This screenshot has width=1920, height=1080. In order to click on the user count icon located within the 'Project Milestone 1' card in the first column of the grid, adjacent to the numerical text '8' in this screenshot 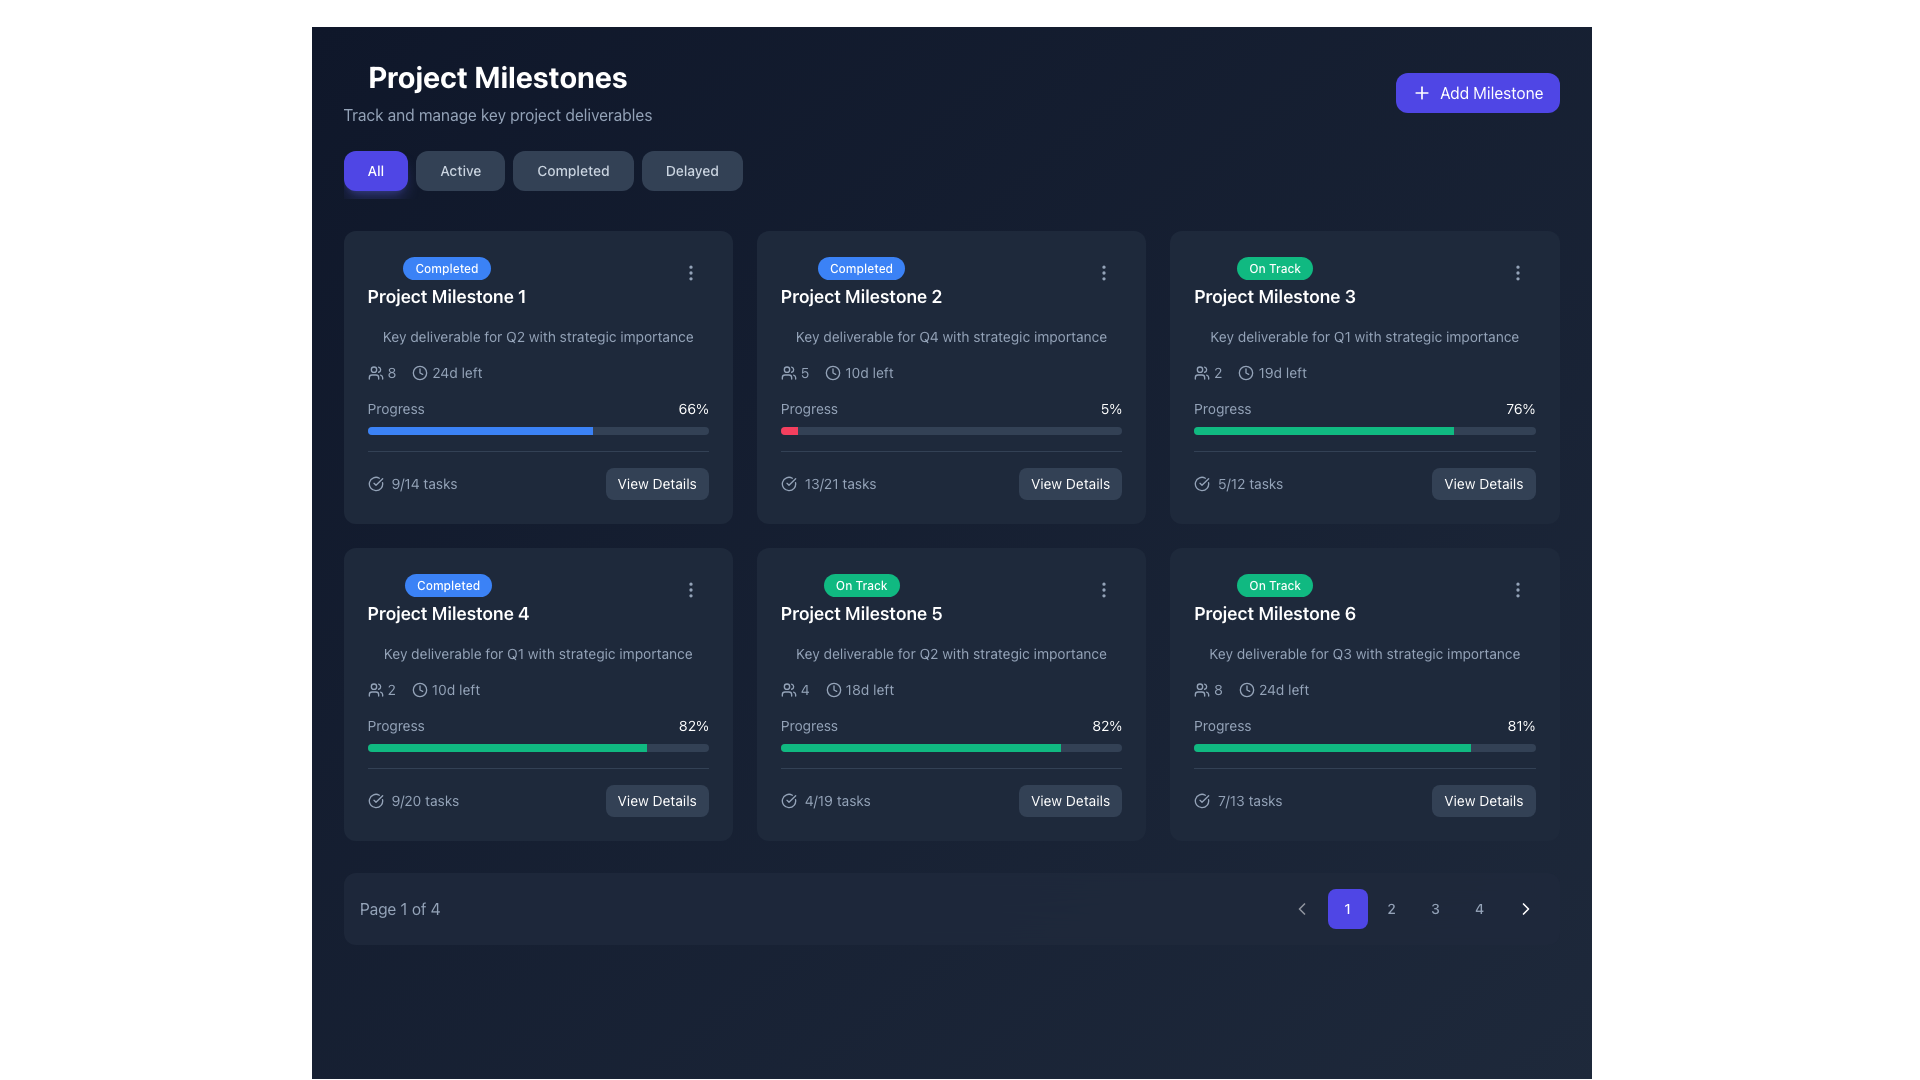, I will do `click(375, 373)`.